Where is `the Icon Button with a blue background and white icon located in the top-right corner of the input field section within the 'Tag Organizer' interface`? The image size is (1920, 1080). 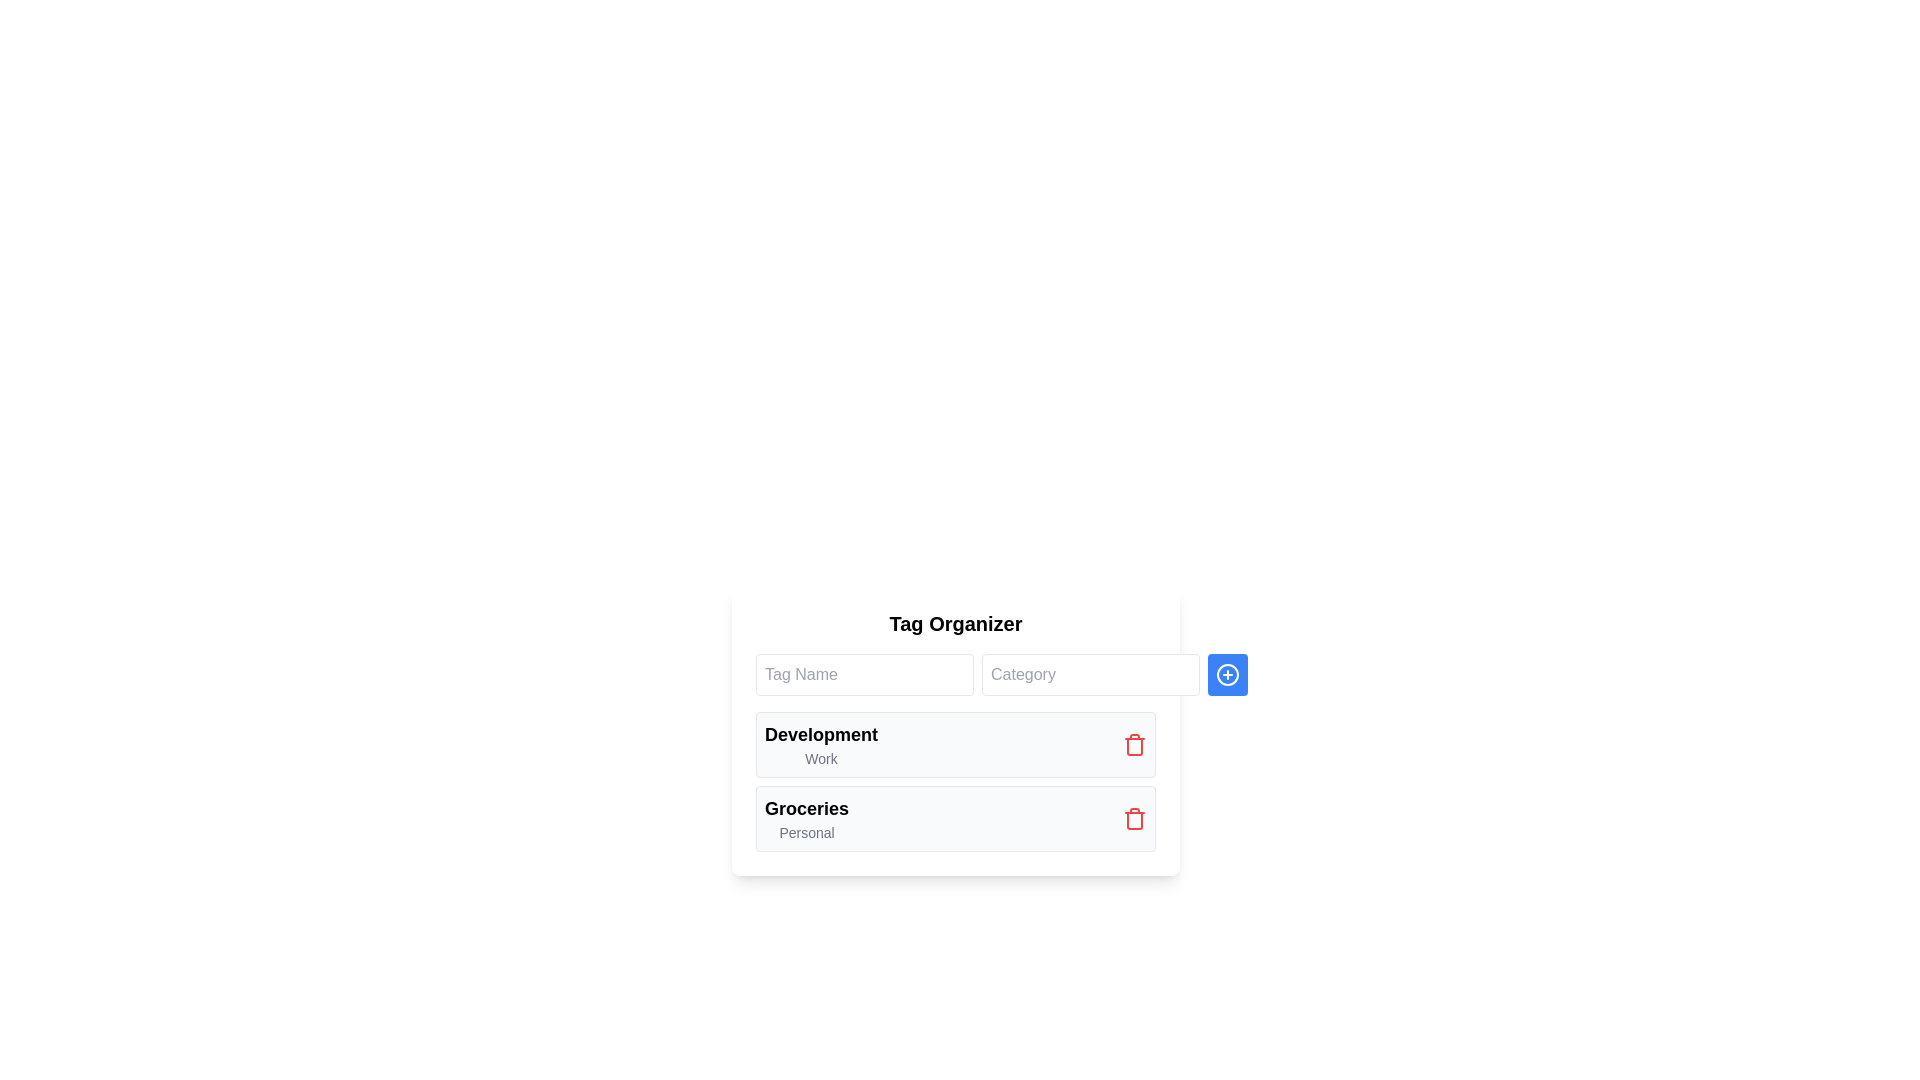
the Icon Button with a blue background and white icon located in the top-right corner of the input field section within the 'Tag Organizer' interface is located at coordinates (1227, 675).